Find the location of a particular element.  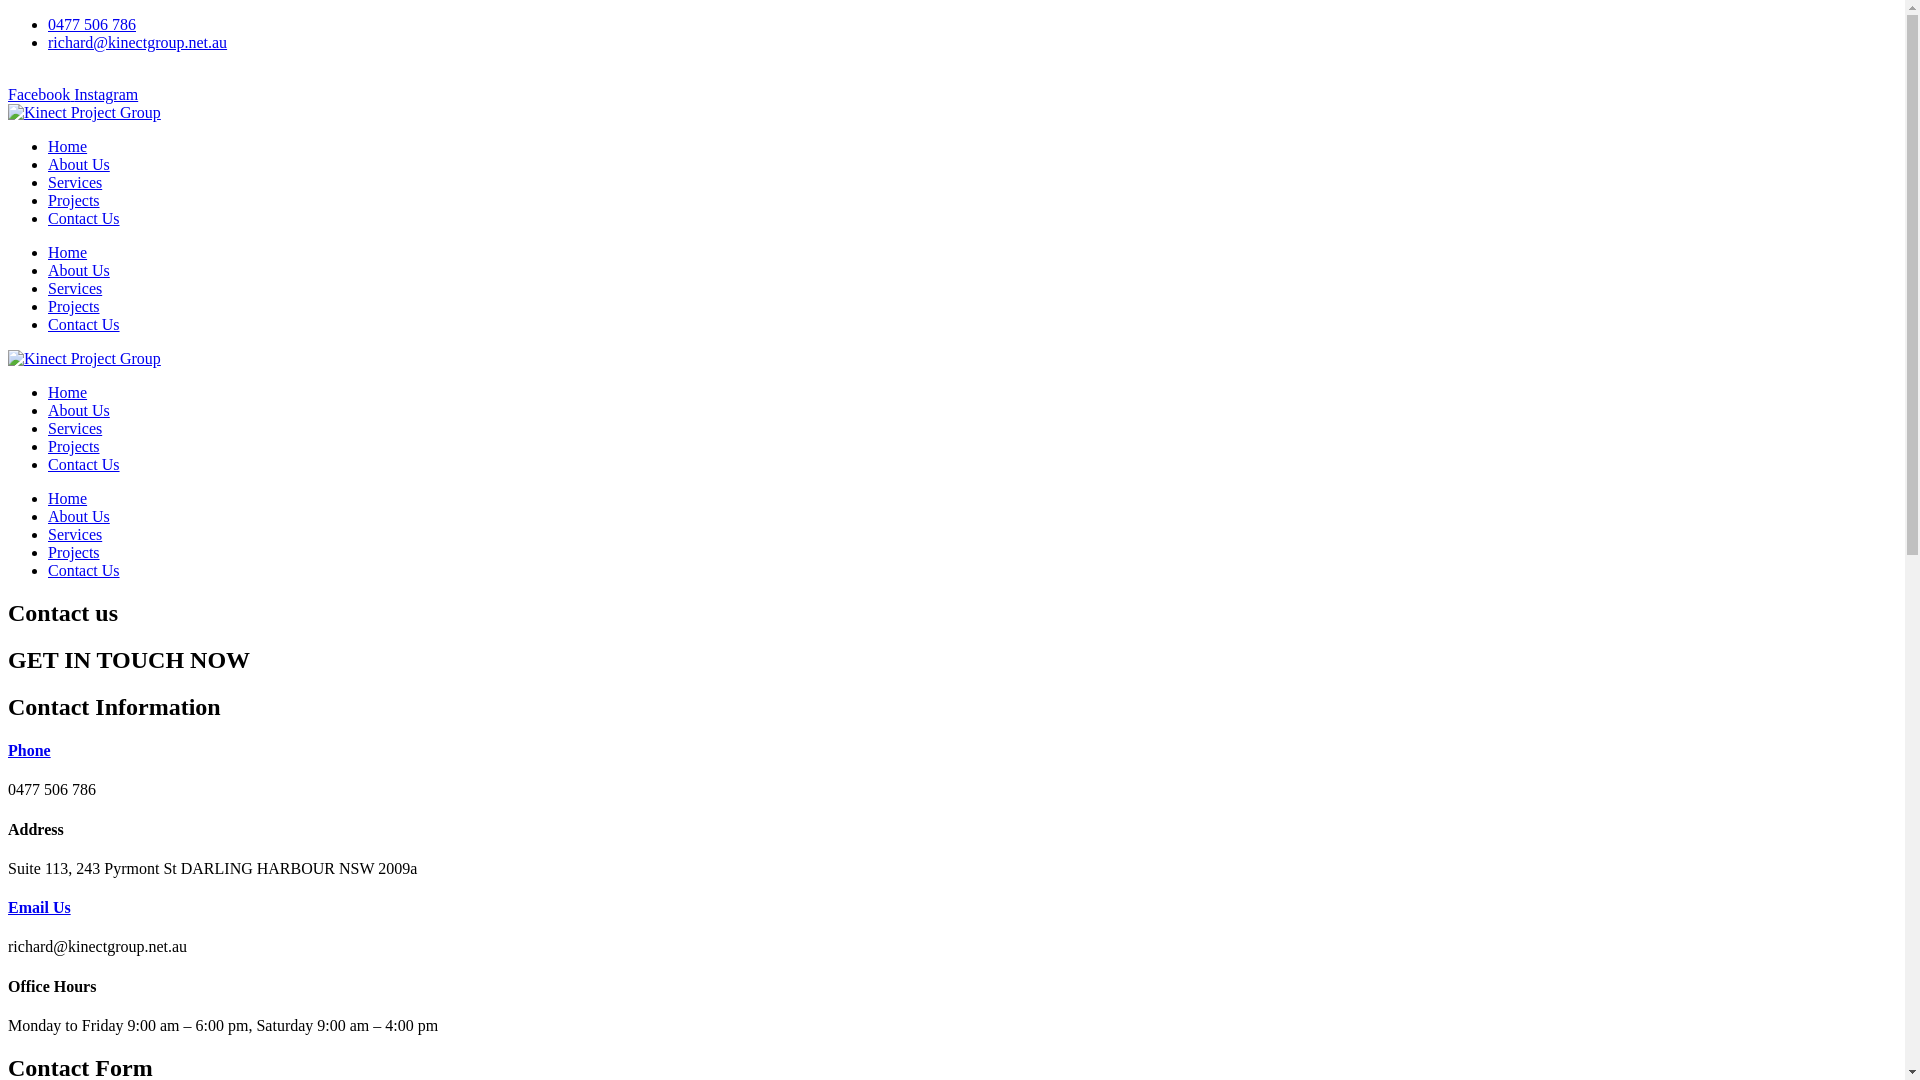

'Email Us' is located at coordinates (39, 907).